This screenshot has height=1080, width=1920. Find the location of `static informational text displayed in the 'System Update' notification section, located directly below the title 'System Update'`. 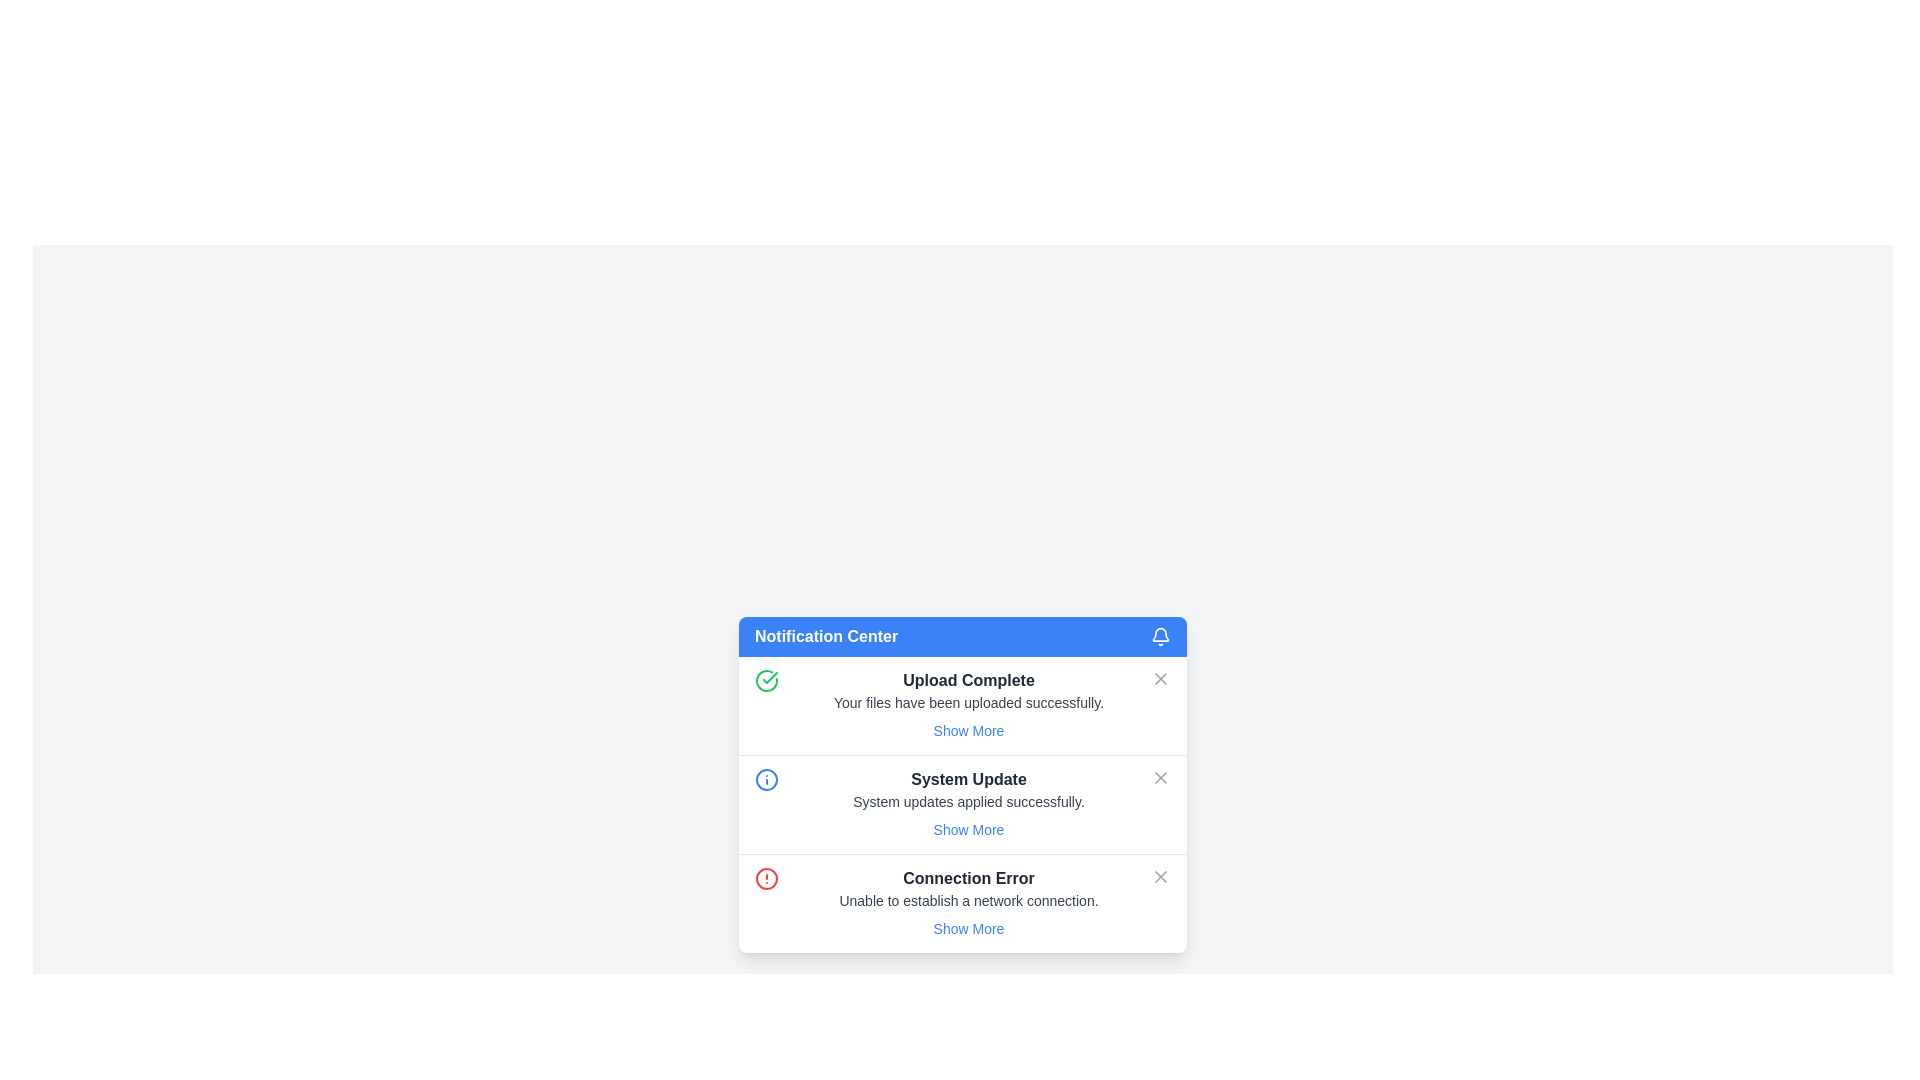

static informational text displayed in the 'System Update' notification section, located directly below the title 'System Update' is located at coordinates (969, 801).